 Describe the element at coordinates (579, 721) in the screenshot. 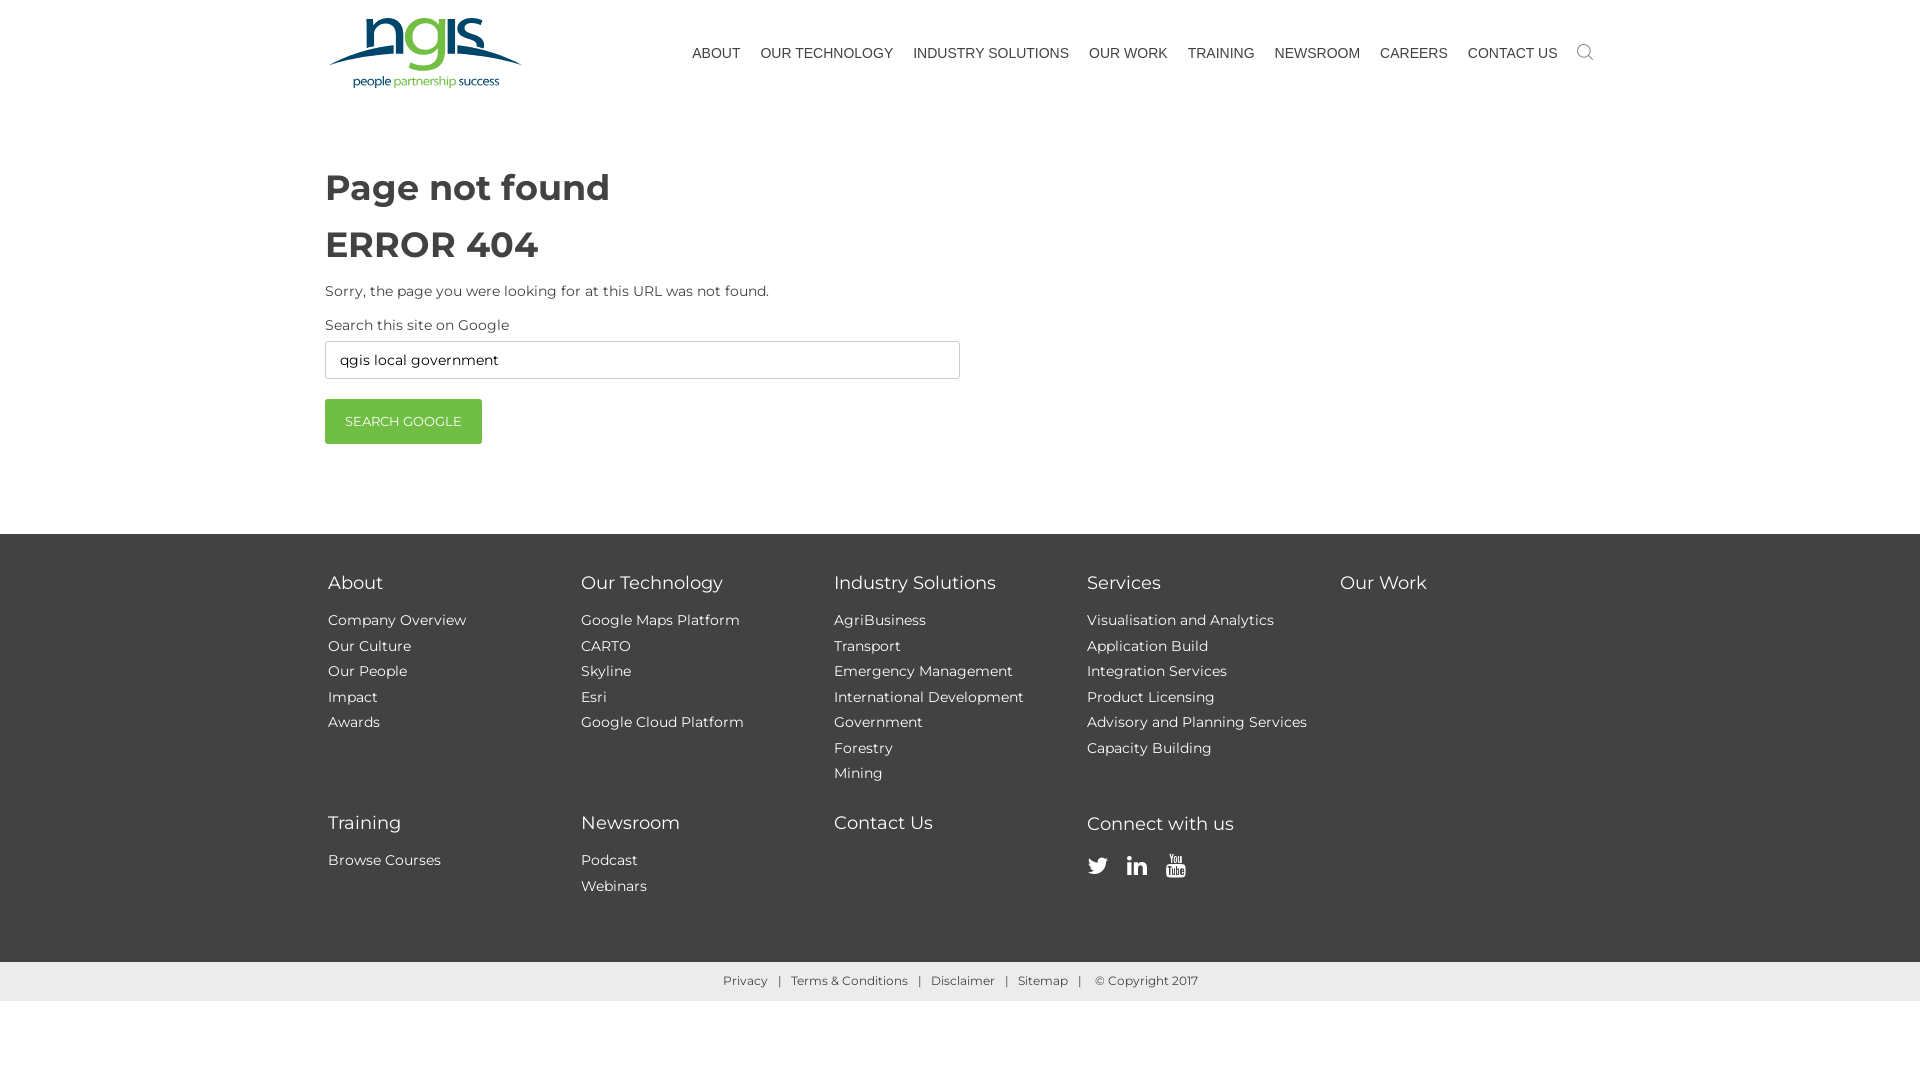

I see `'Google Cloud Platform'` at that location.